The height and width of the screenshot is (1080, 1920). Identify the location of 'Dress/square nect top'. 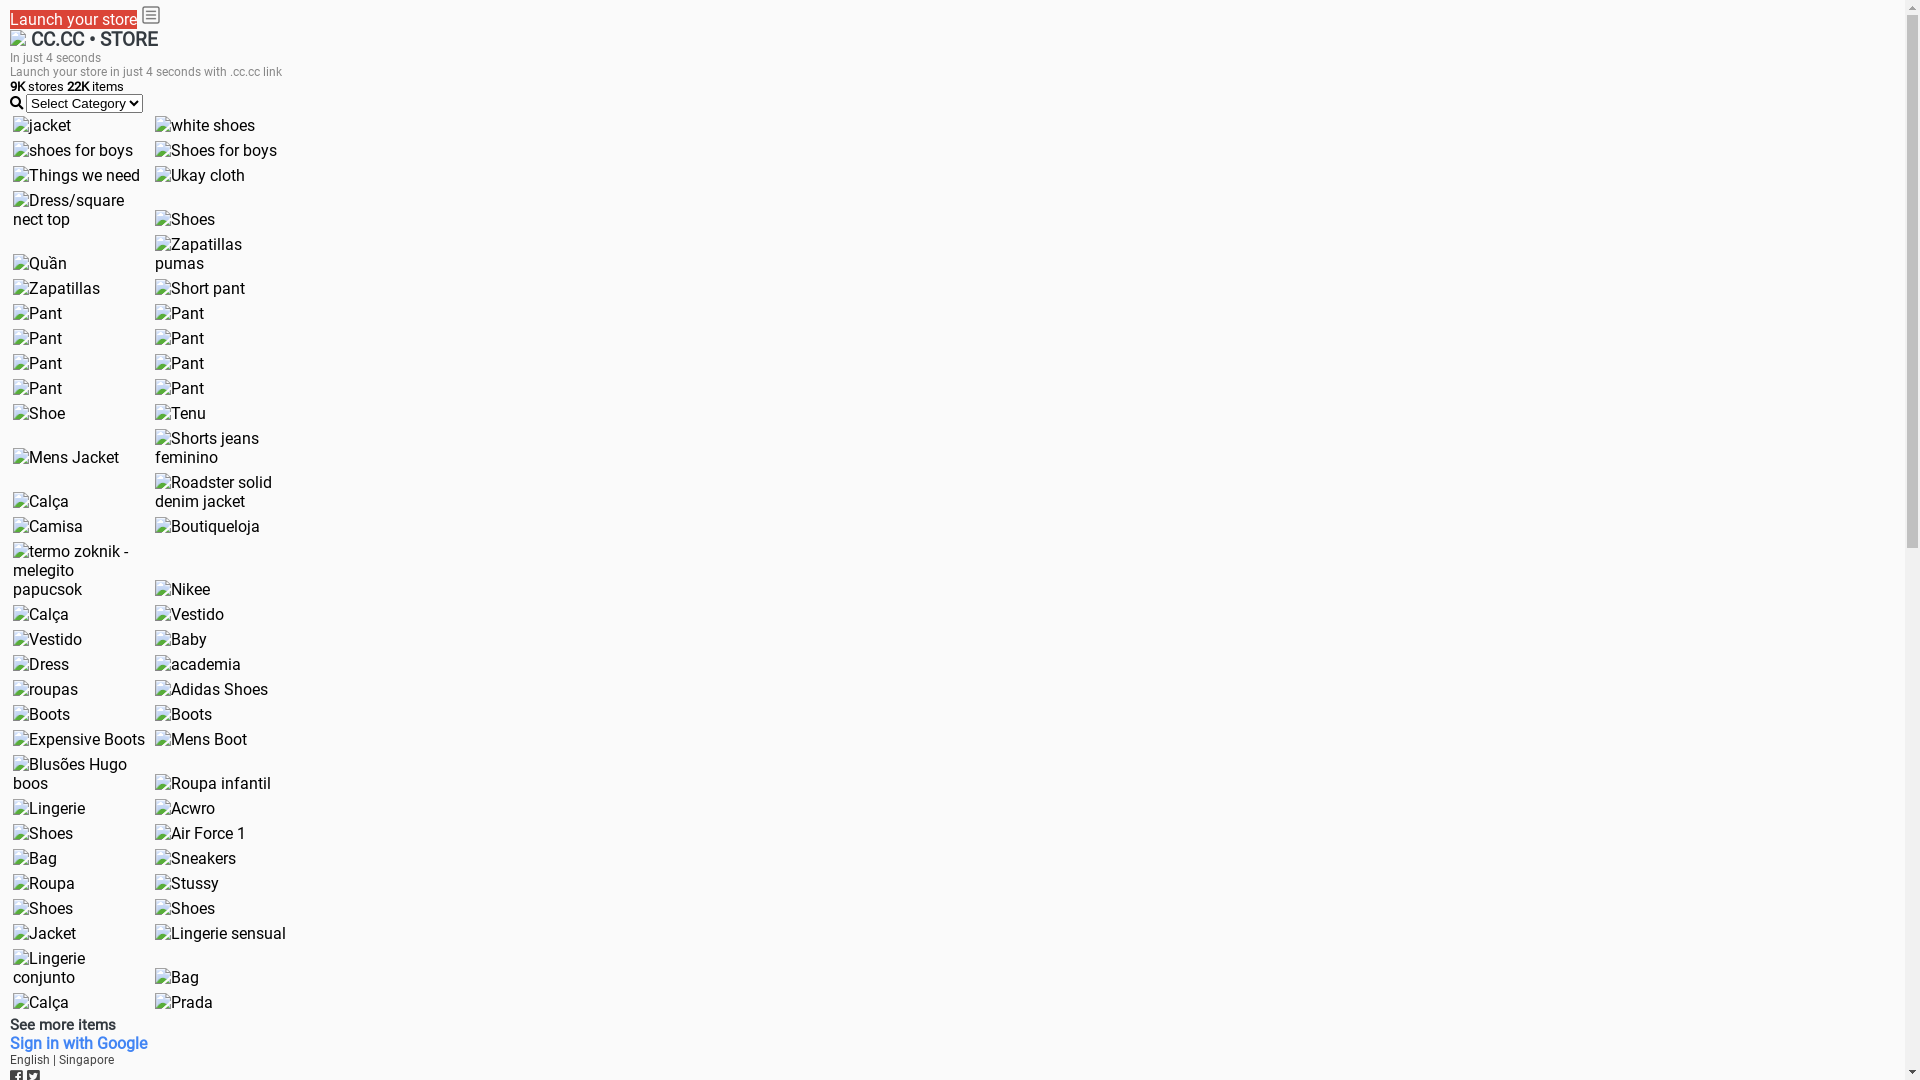
(13, 209).